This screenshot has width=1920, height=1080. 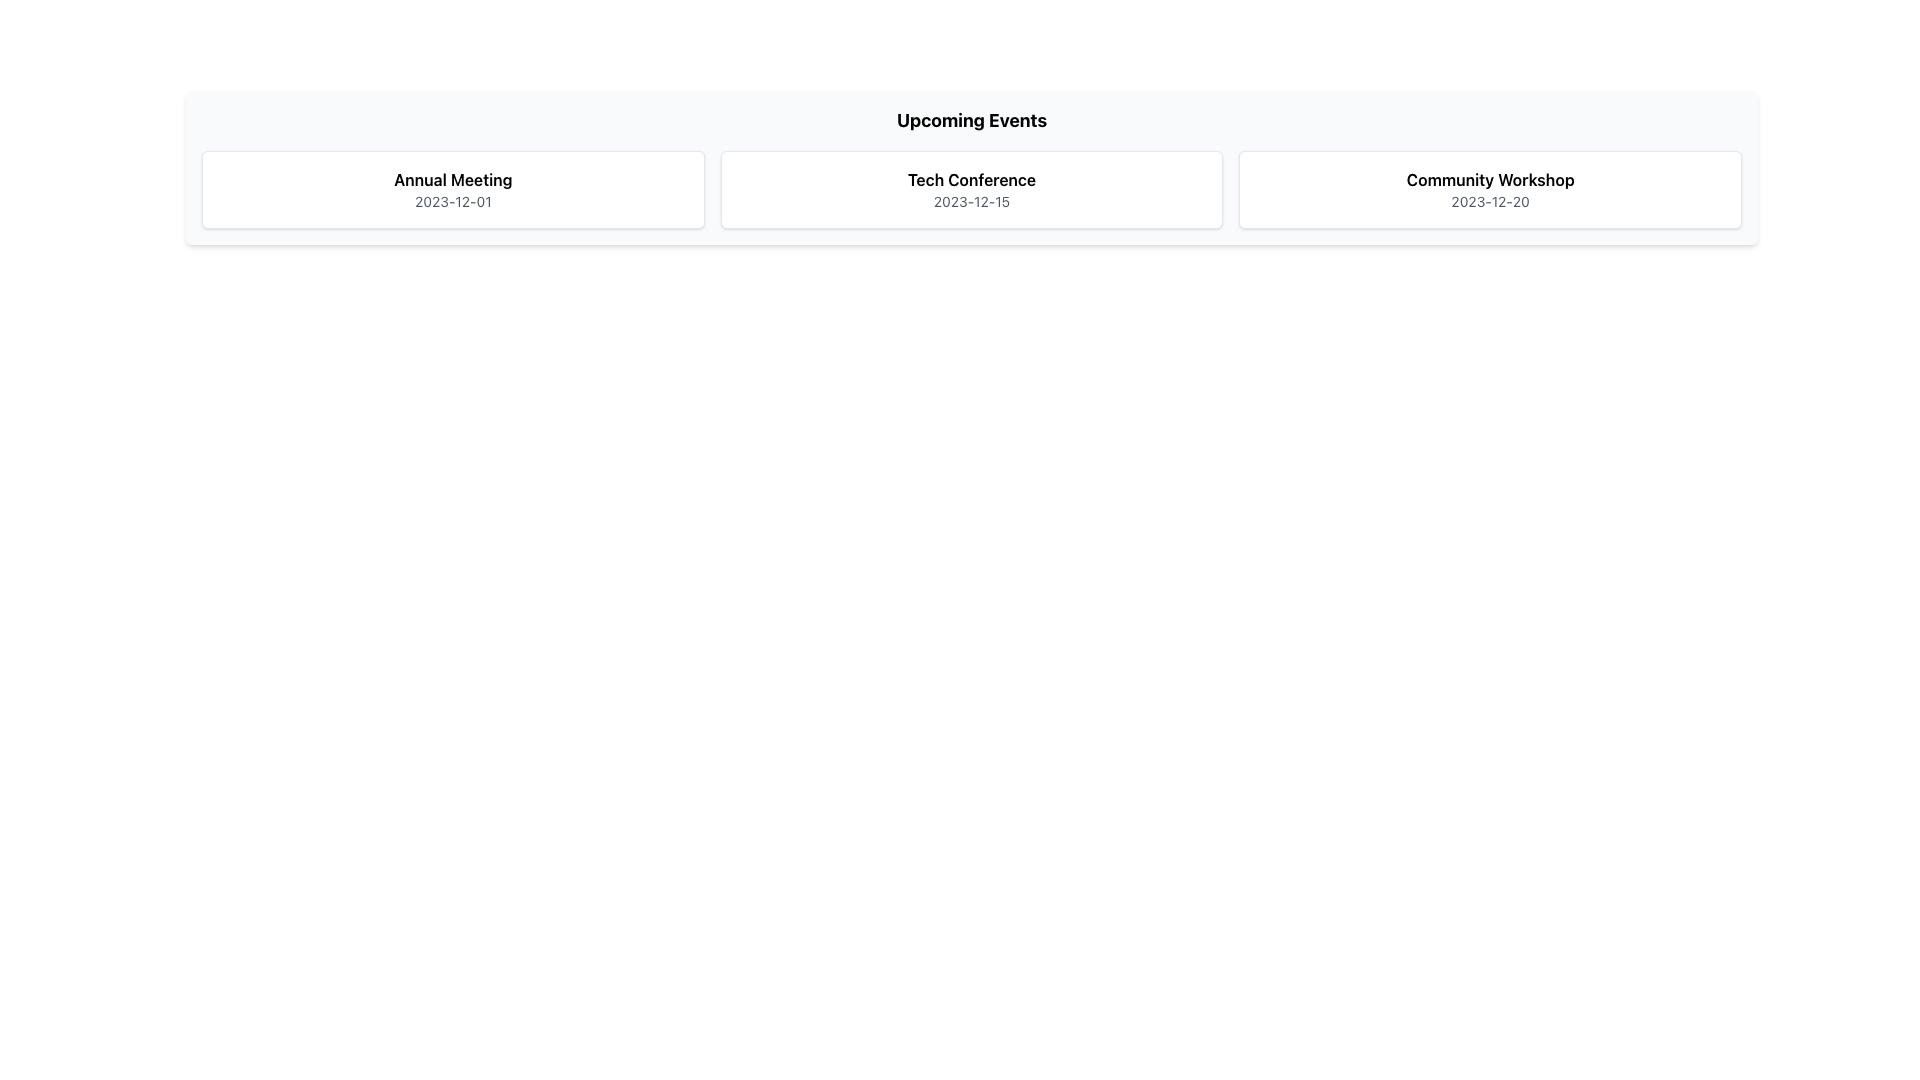 What do you see at coordinates (1490, 180) in the screenshot?
I see `the 'Community Workshop' text label, which is styled in bold and located in the third event card at the top center of the interface` at bounding box center [1490, 180].